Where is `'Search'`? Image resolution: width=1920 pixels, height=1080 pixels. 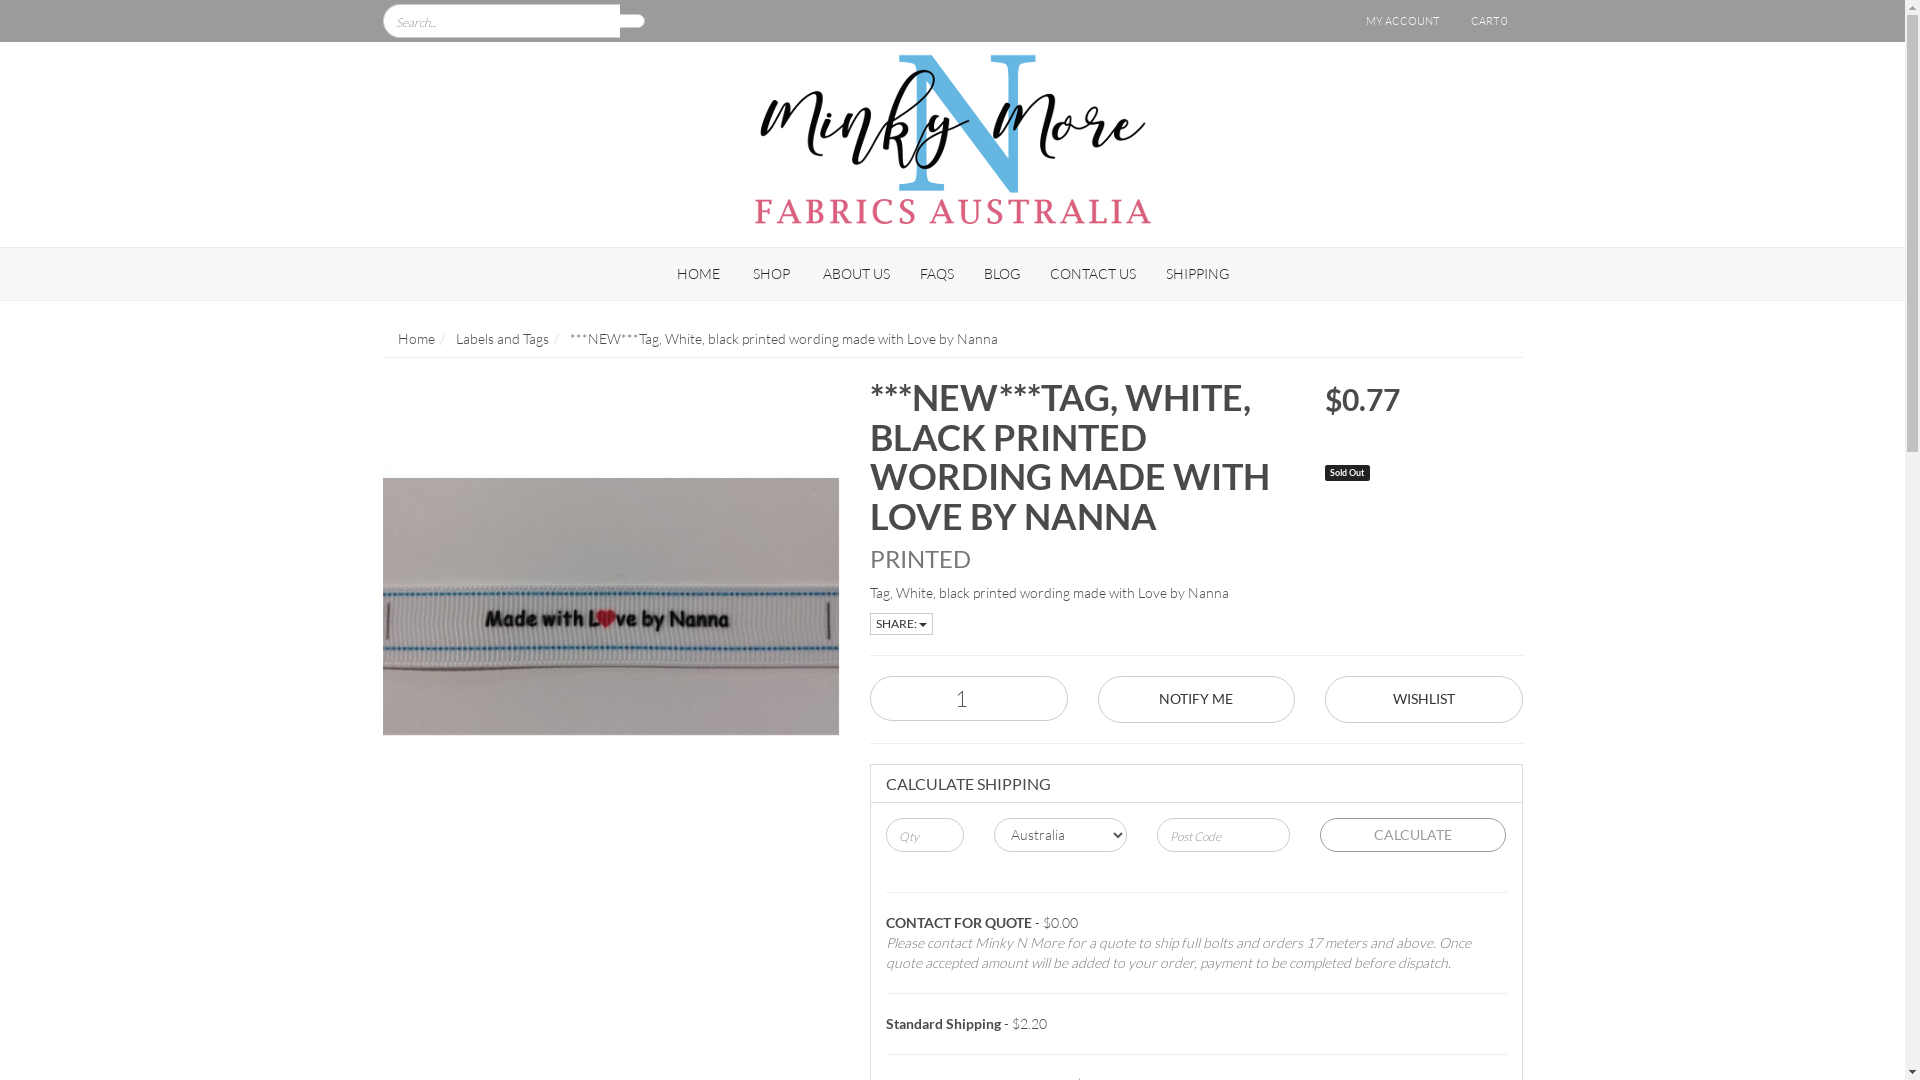 'Search' is located at coordinates (631, 20).